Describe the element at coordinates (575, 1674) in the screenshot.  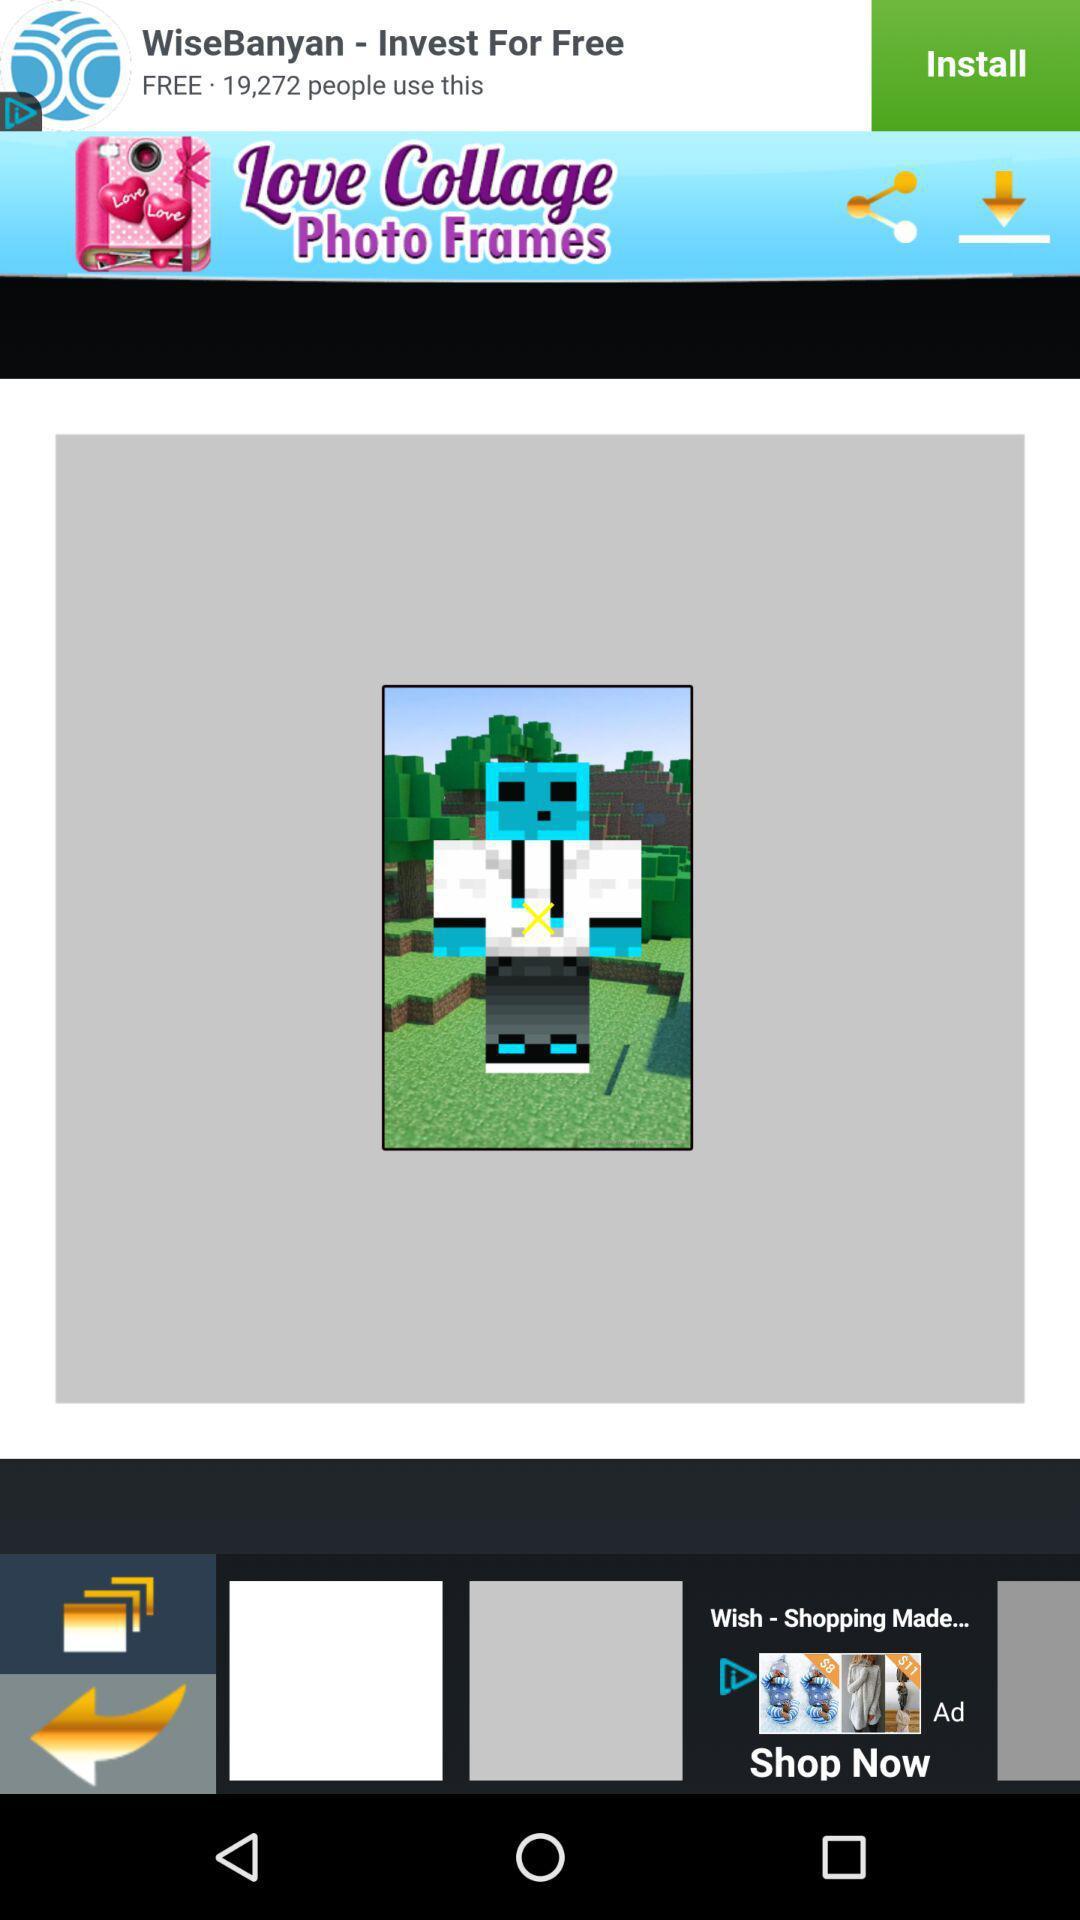
I see `place yellow block` at that location.